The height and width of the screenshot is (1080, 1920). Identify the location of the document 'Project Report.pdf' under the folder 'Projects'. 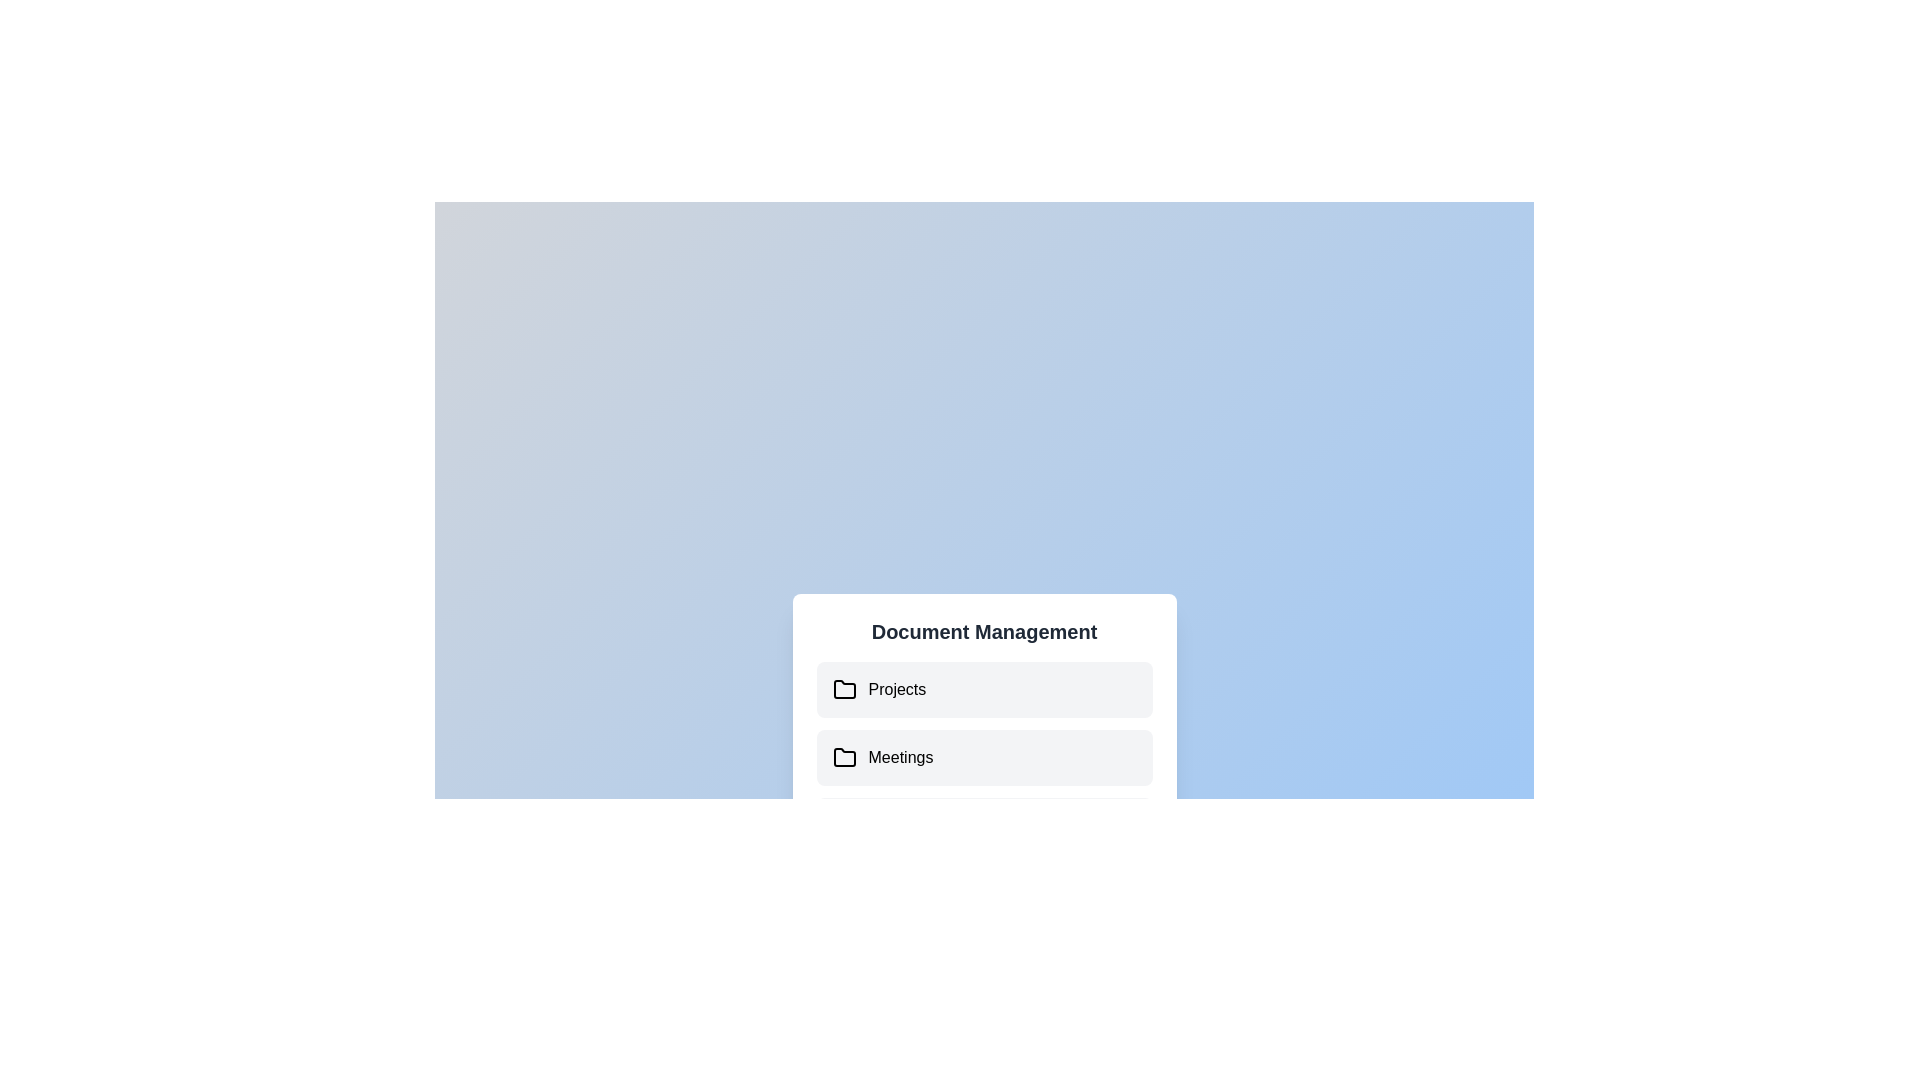
(984, 689).